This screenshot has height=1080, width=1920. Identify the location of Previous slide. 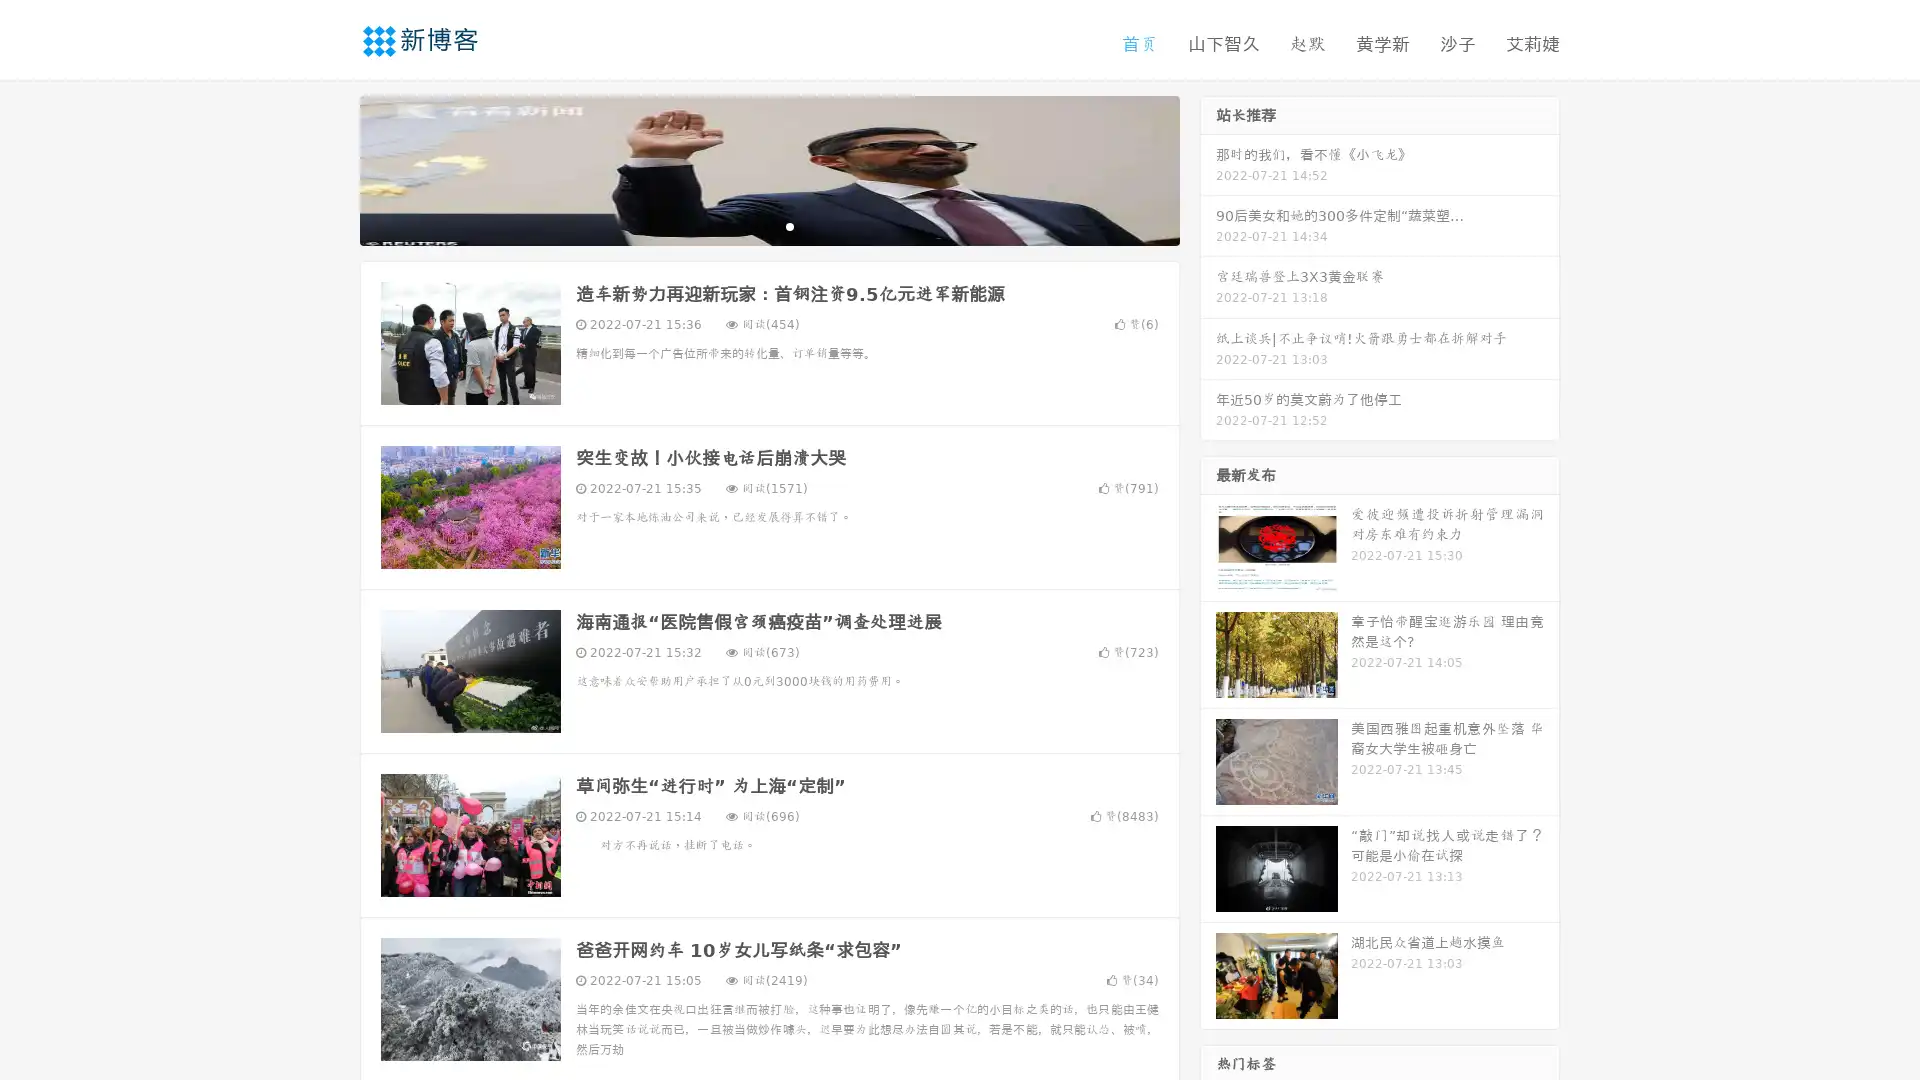
(330, 168).